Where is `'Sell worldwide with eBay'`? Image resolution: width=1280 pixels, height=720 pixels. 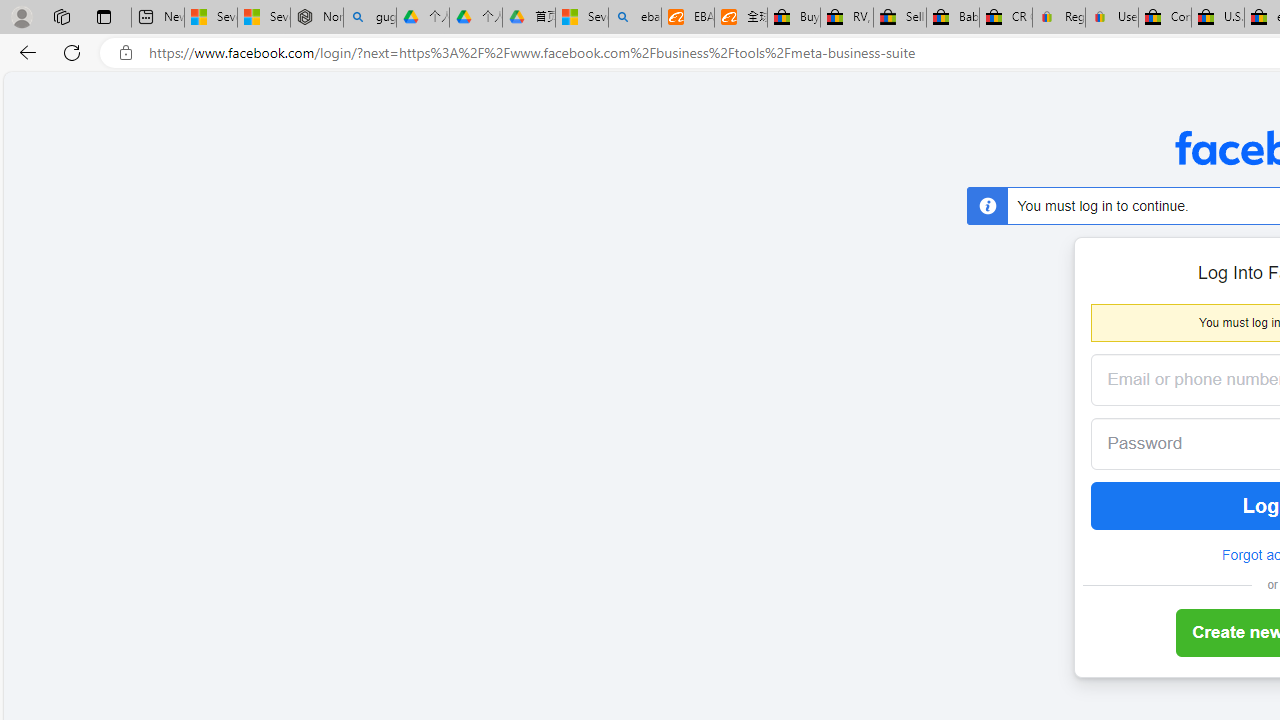 'Sell worldwide with eBay' is located at coordinates (898, 17).